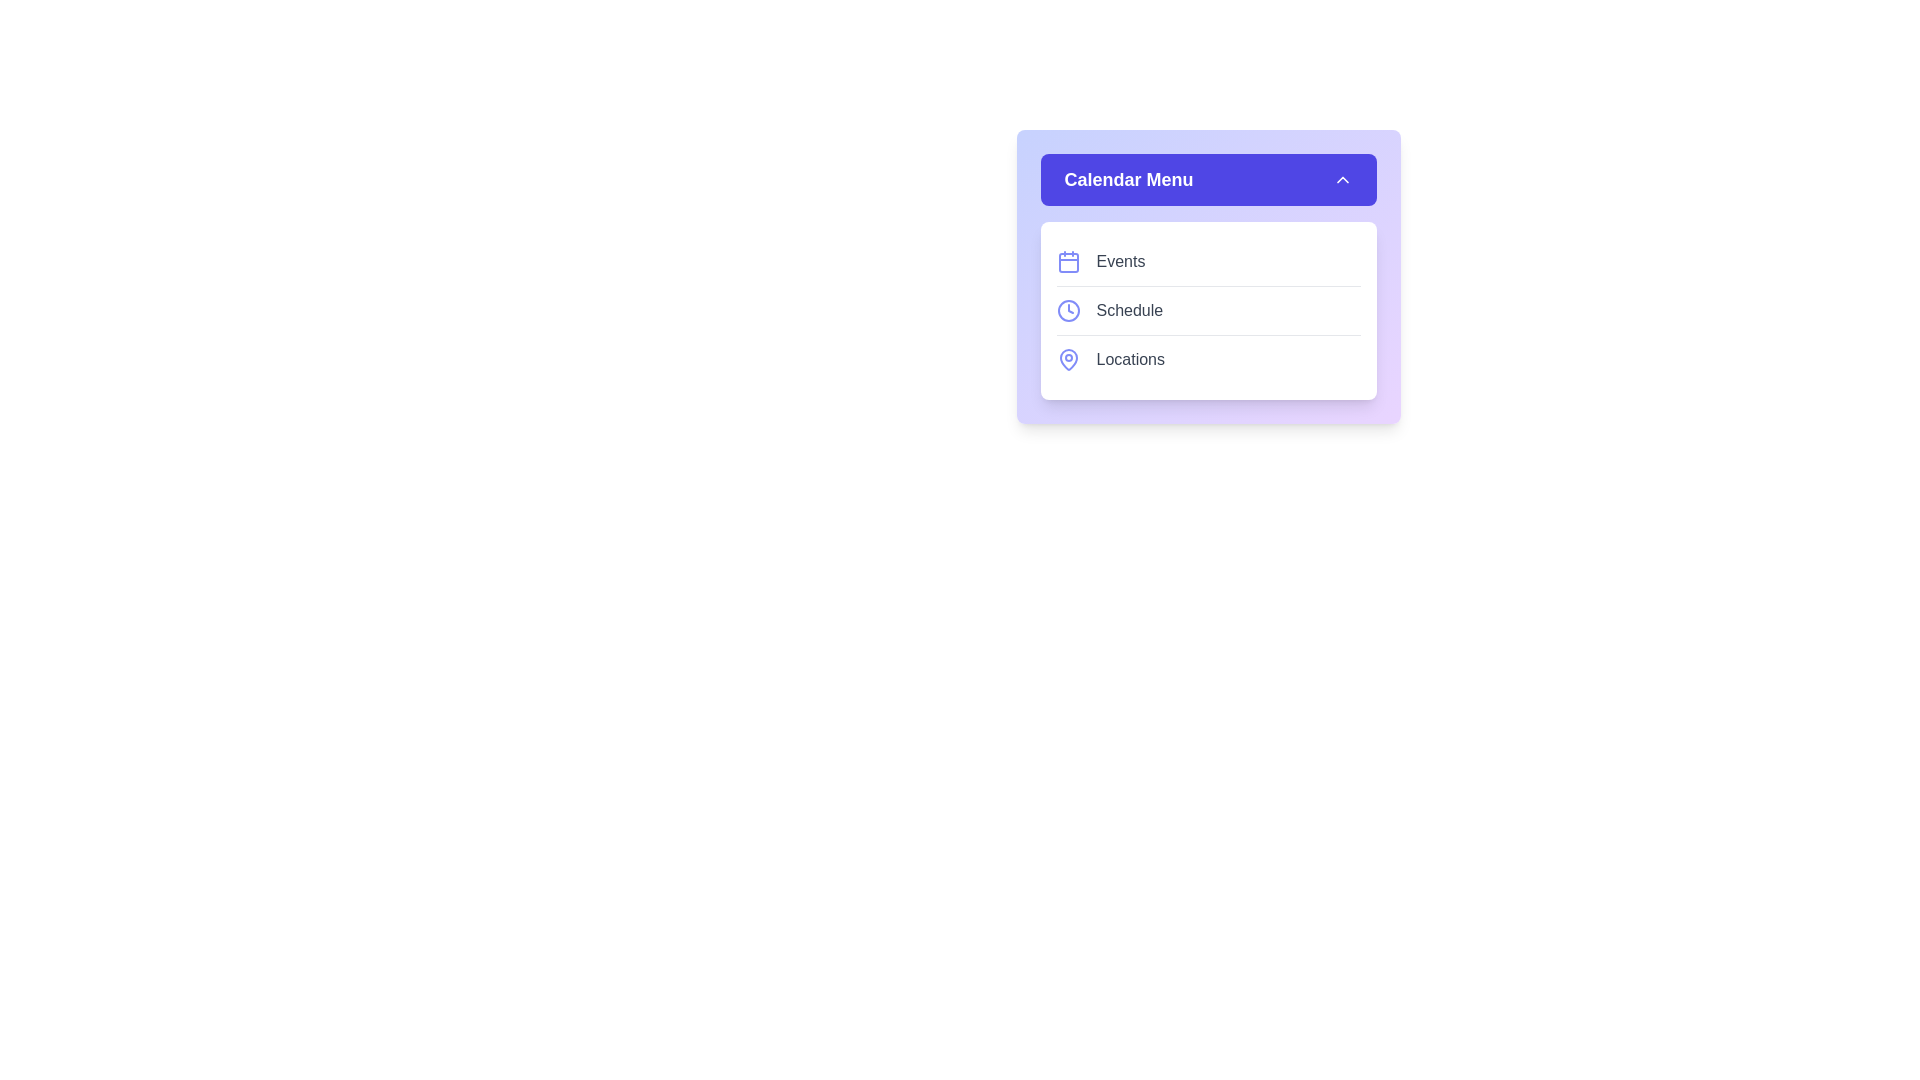  What do you see at coordinates (1207, 310) in the screenshot?
I see `the menu item Schedule` at bounding box center [1207, 310].